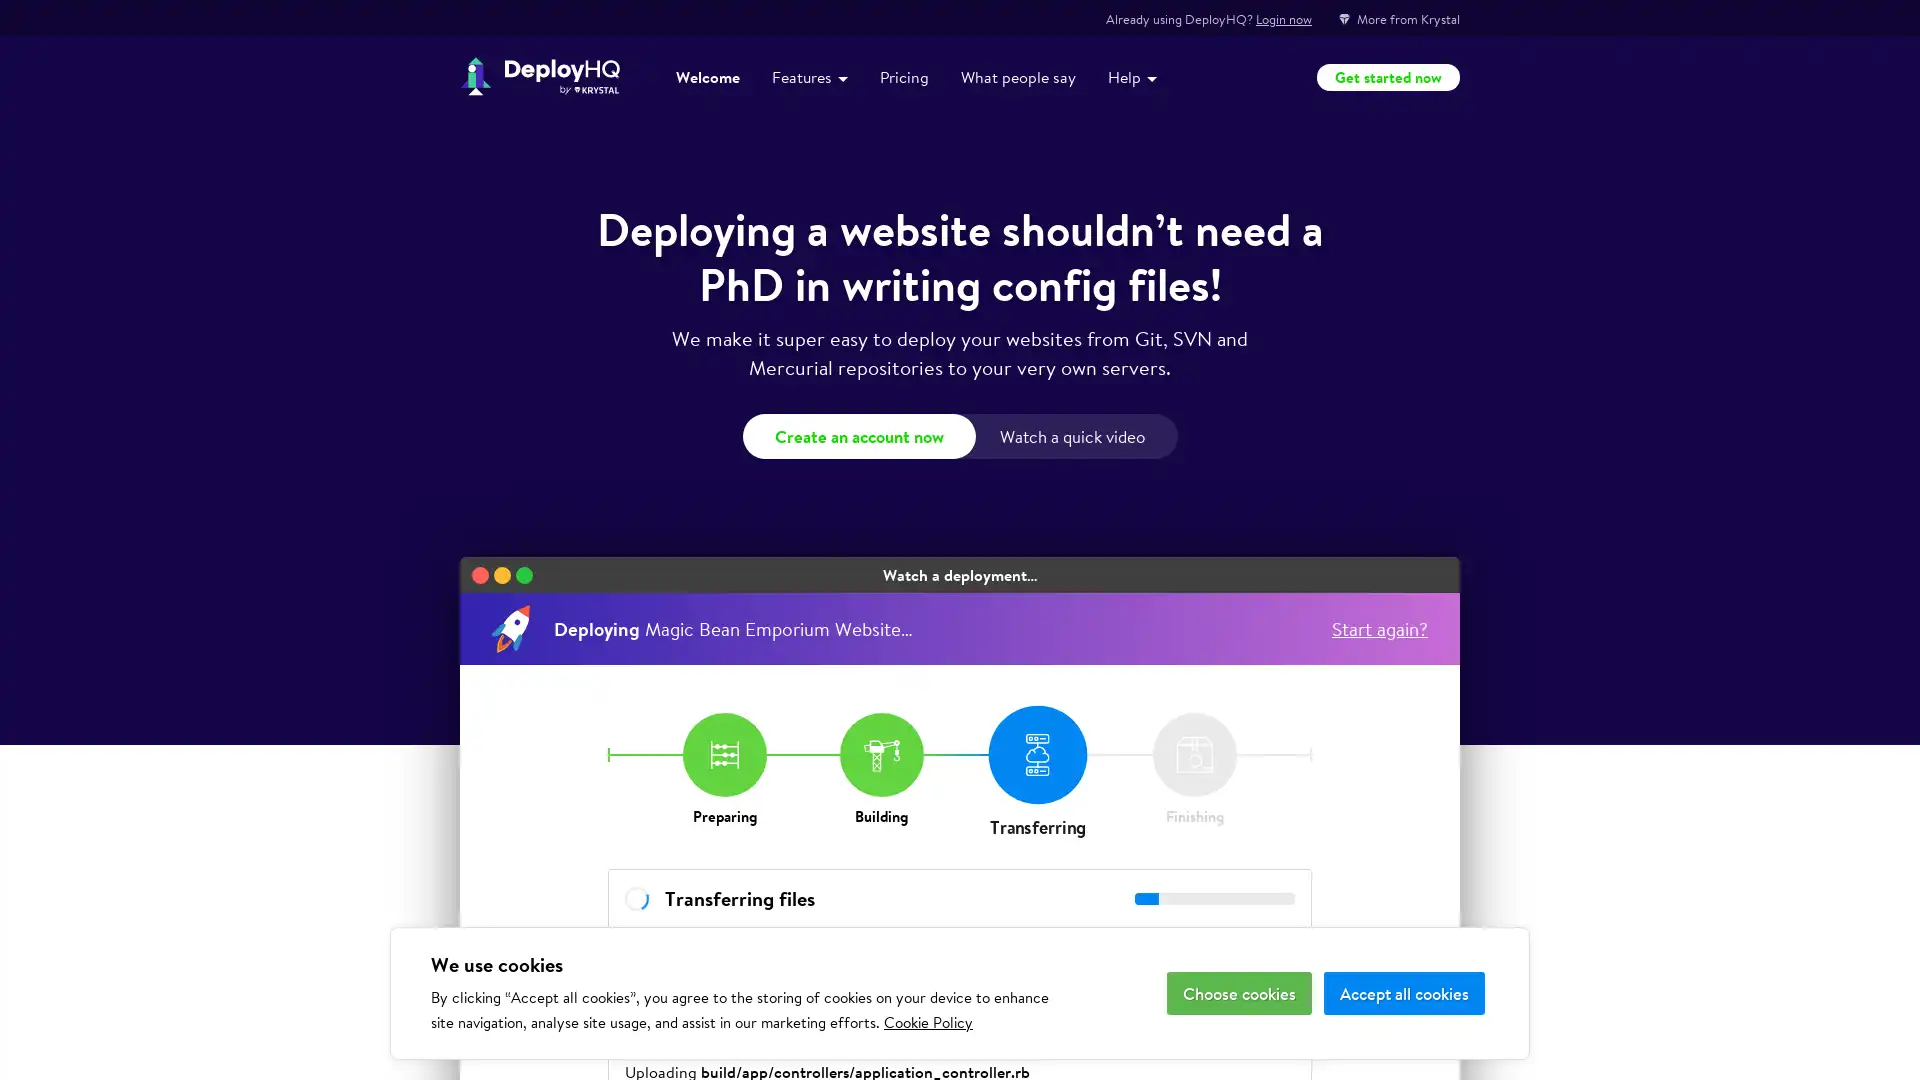  What do you see at coordinates (1074, 435) in the screenshot?
I see `Watch a quick video` at bounding box center [1074, 435].